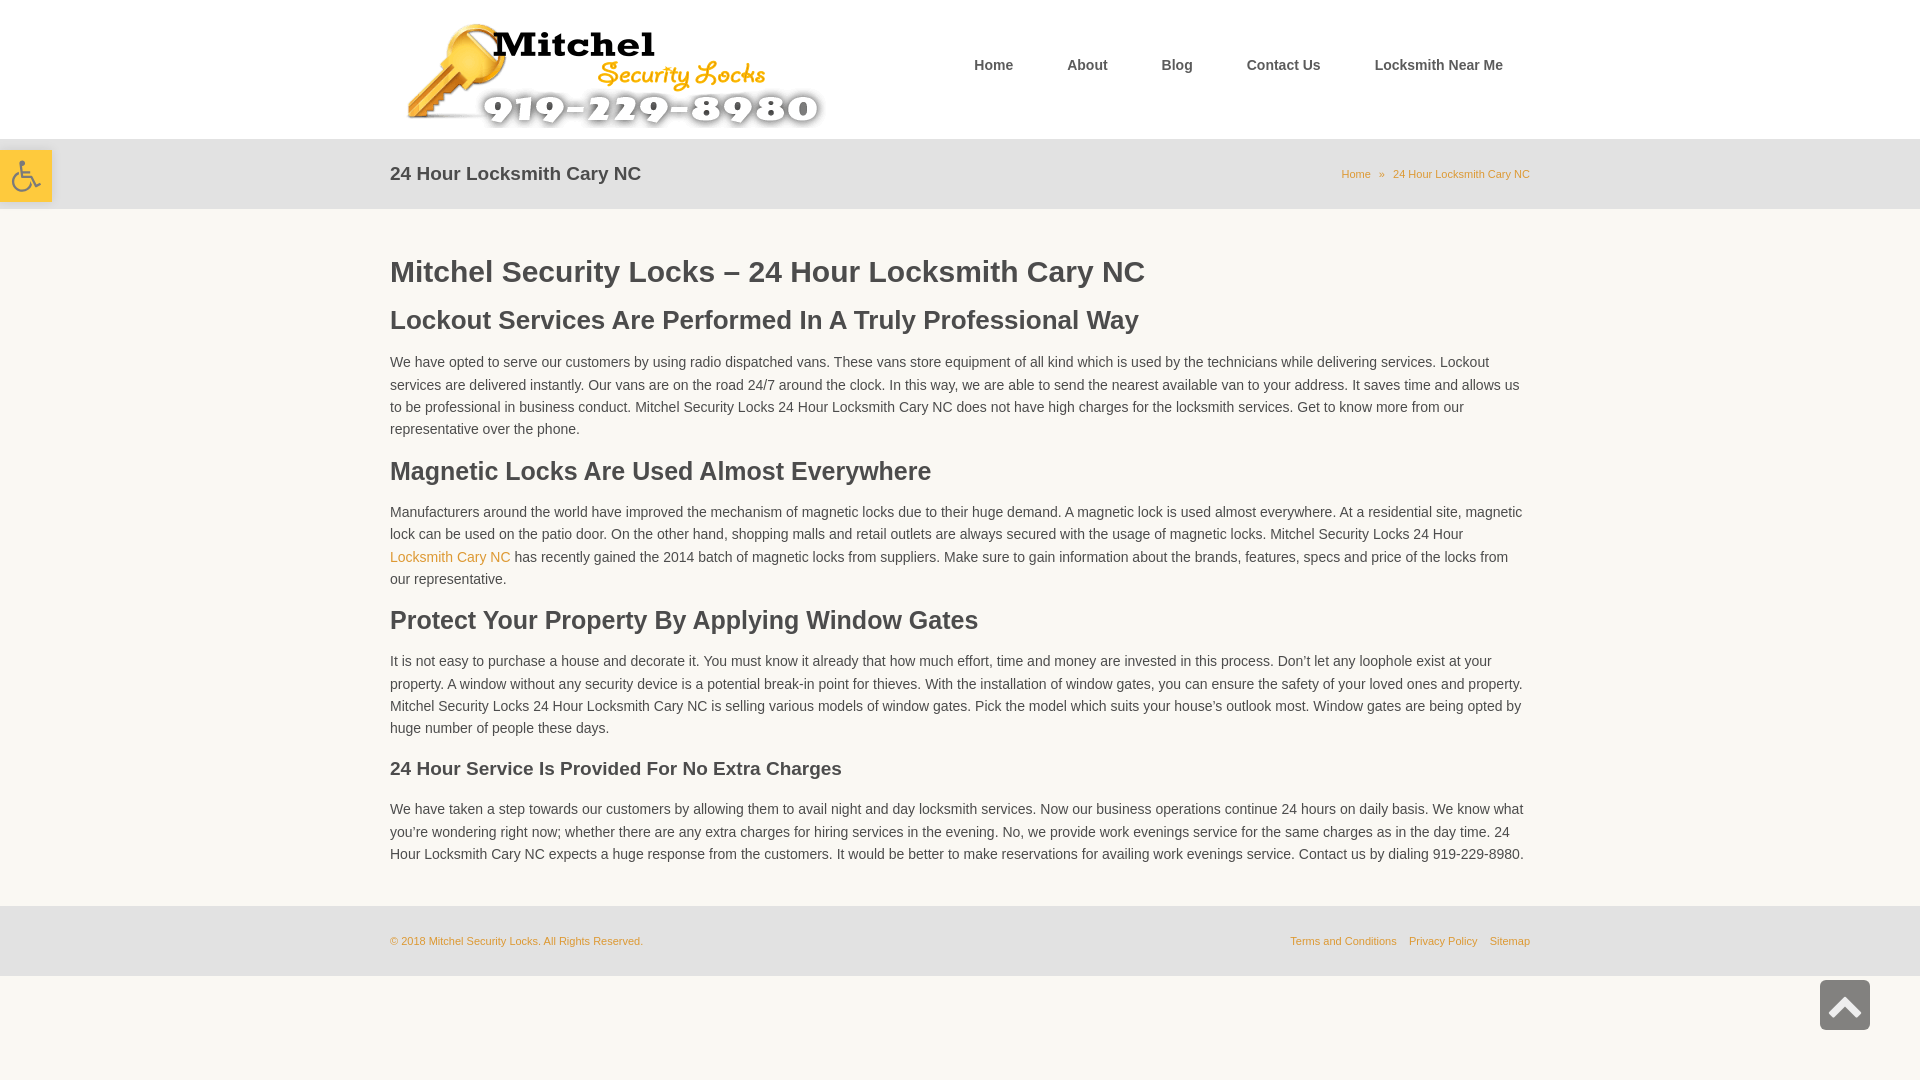  I want to click on 'Blog', so click(1177, 64).